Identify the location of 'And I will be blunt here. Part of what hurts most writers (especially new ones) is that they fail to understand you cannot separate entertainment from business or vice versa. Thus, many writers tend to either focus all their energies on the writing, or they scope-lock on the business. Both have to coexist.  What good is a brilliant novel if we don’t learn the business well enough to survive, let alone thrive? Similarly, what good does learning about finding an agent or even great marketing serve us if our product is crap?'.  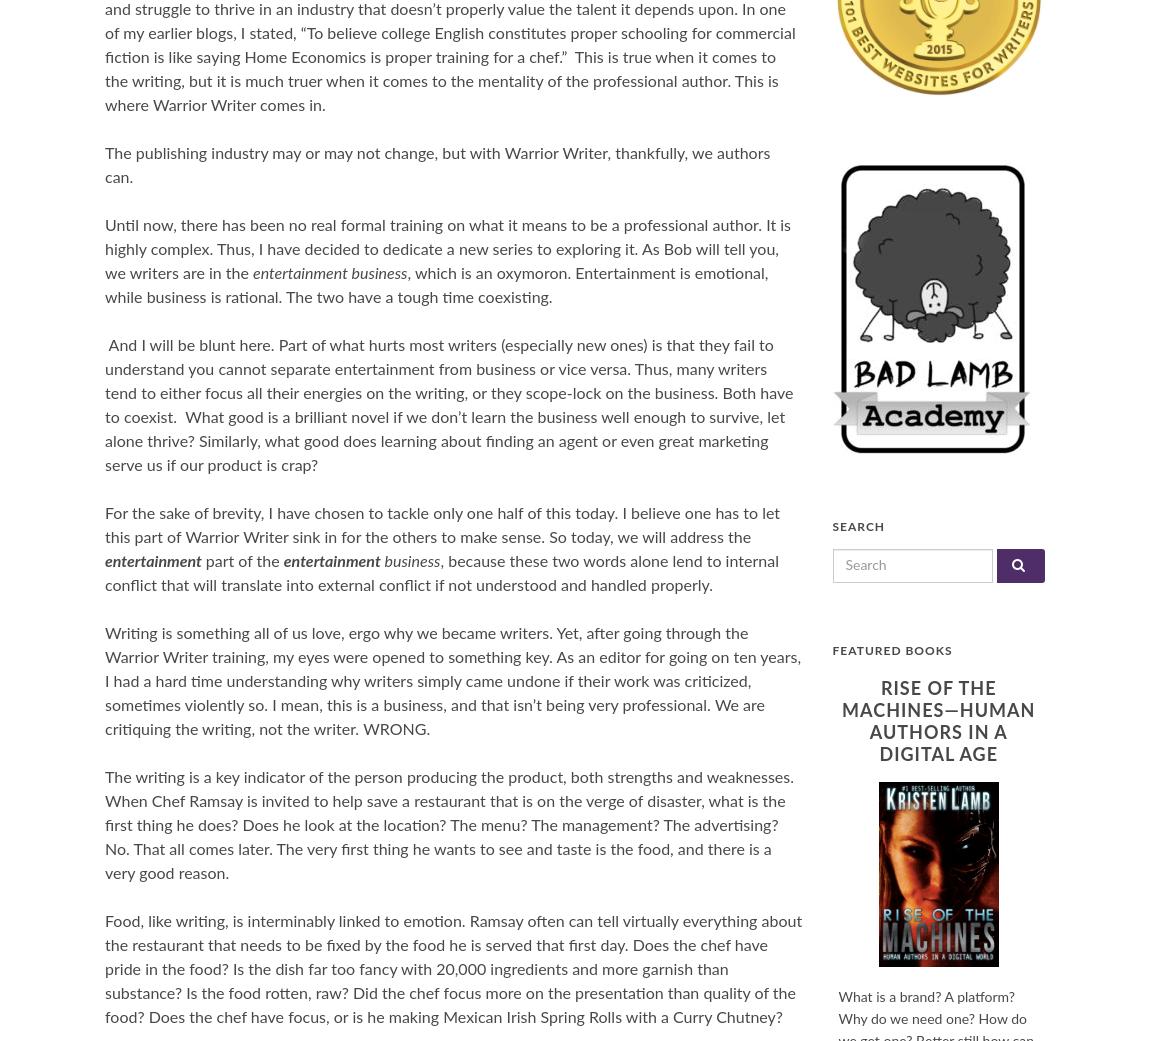
(448, 405).